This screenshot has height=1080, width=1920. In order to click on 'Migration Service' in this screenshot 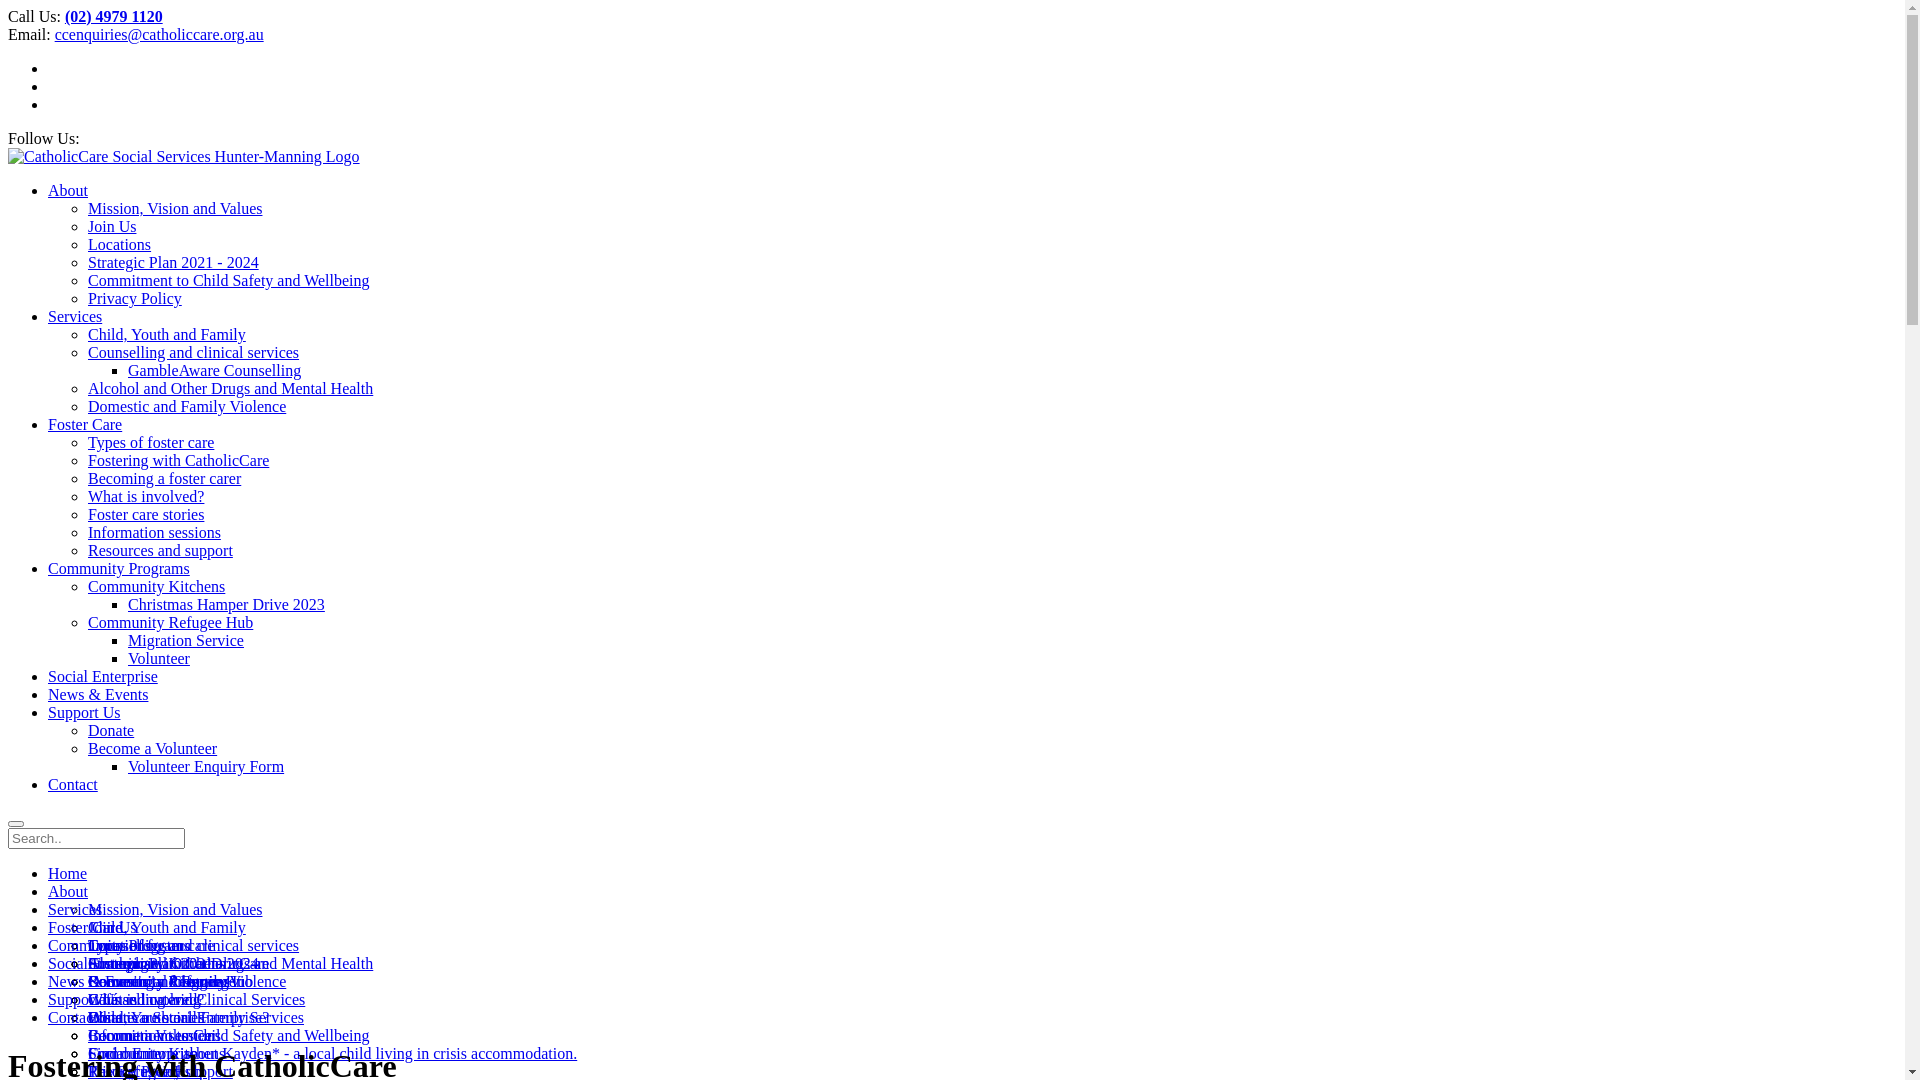, I will do `click(186, 640)`.